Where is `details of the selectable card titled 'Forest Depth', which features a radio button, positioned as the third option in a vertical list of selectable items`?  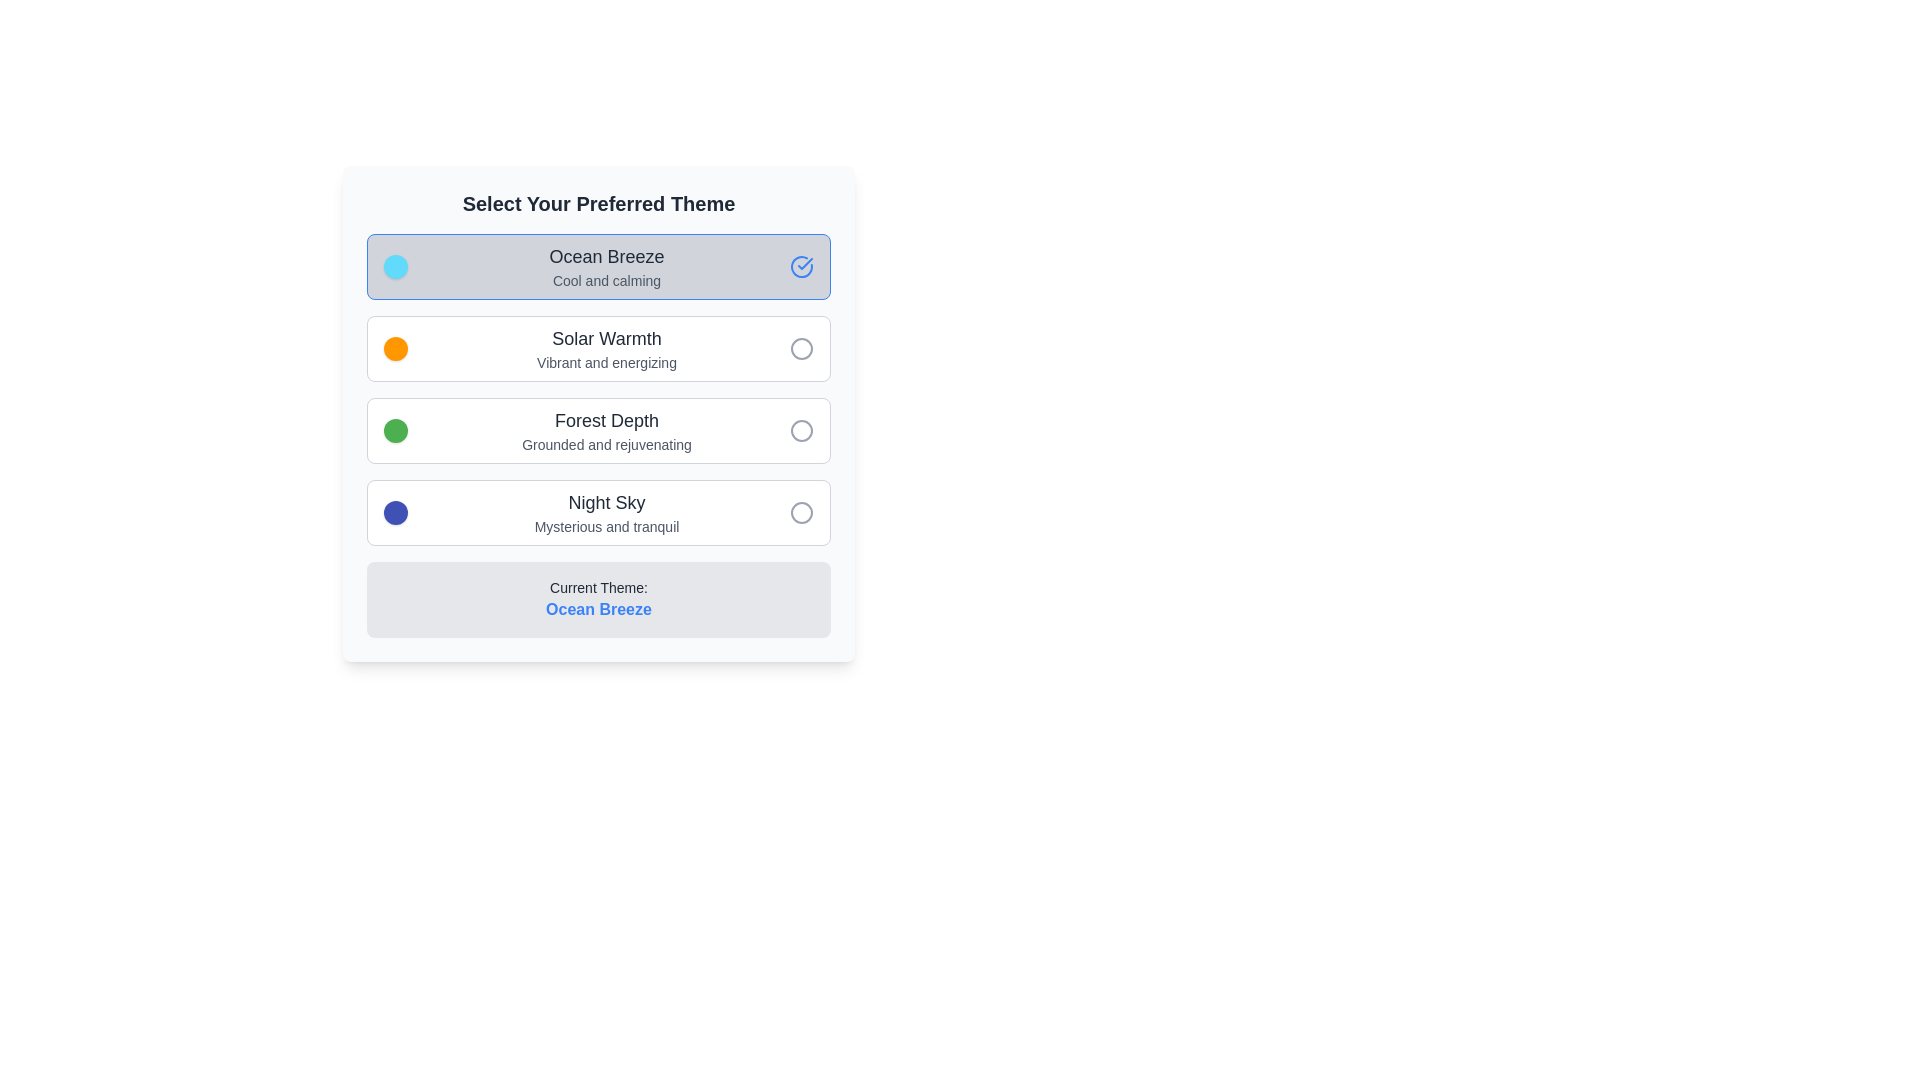 details of the selectable card titled 'Forest Depth', which features a radio button, positioned as the third option in a vertical list of selectable items is located at coordinates (598, 430).